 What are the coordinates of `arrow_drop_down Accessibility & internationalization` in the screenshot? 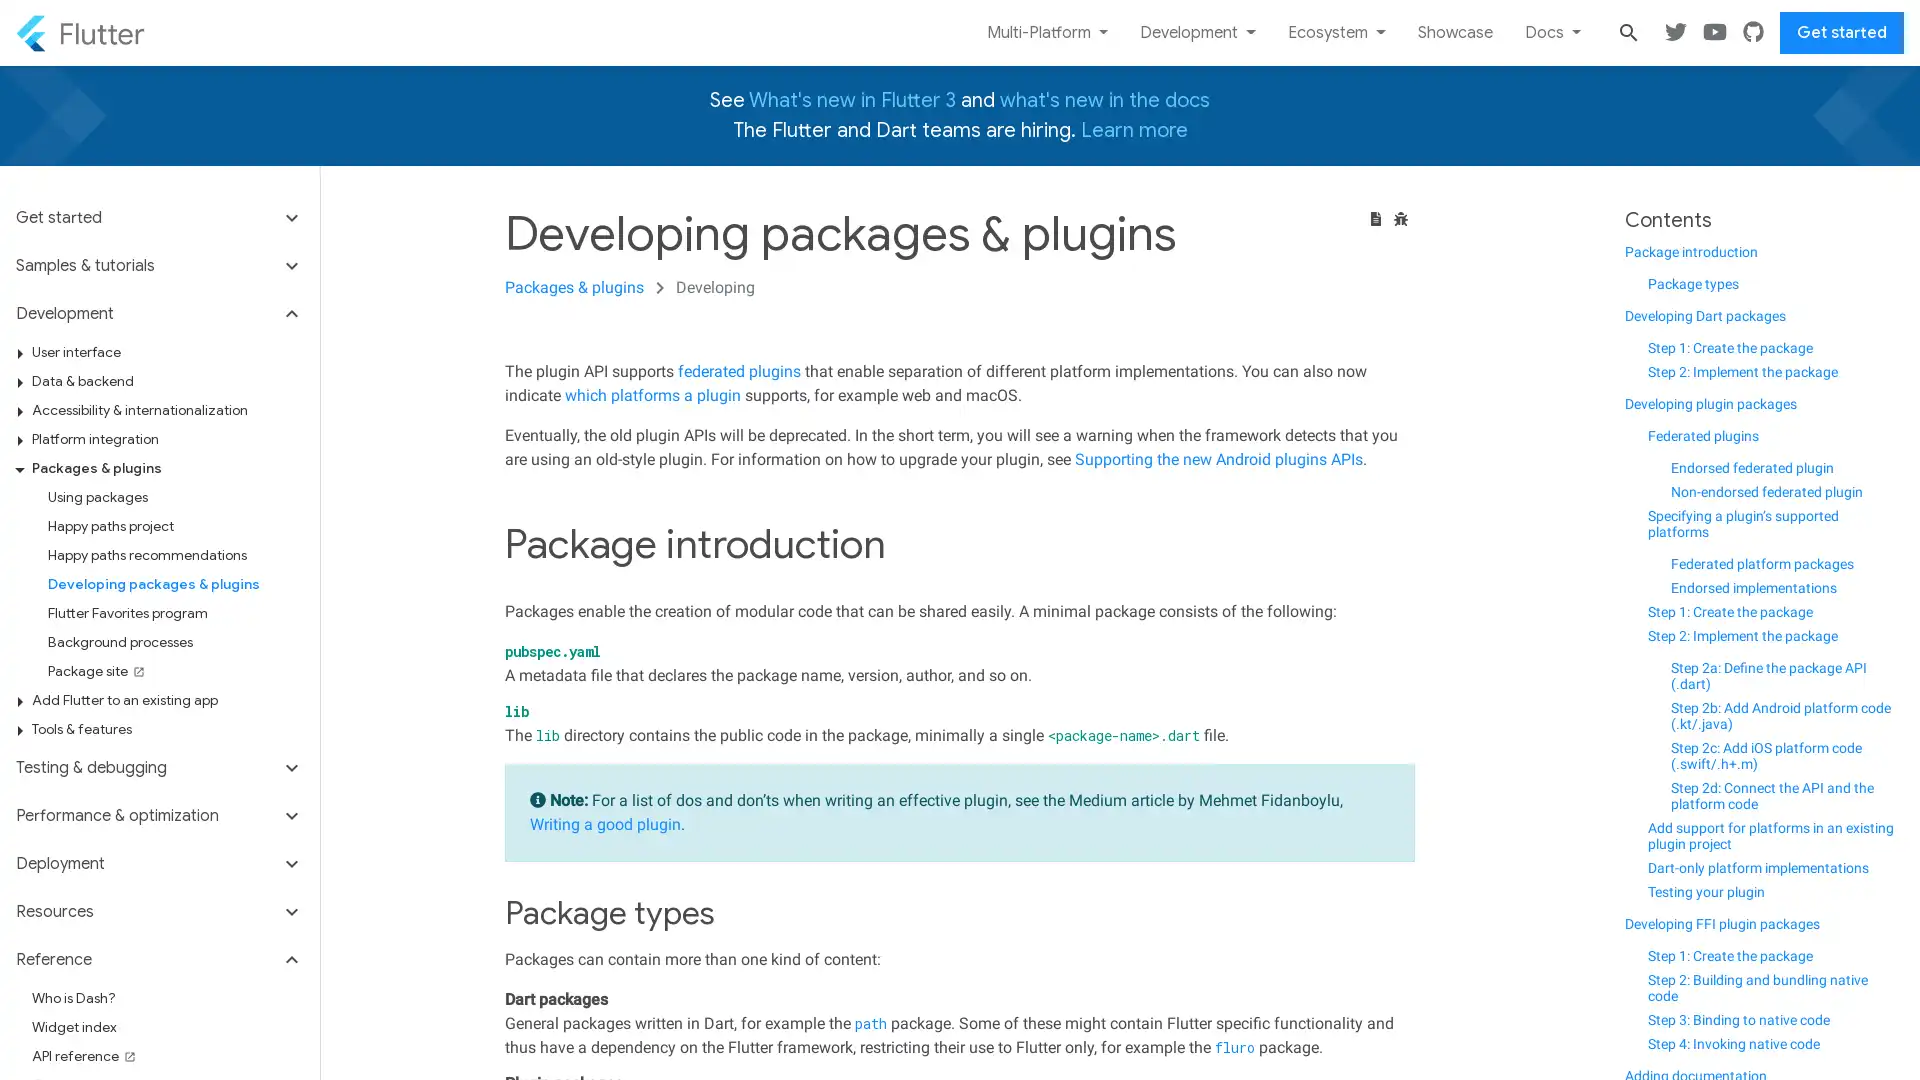 It's located at (167, 409).